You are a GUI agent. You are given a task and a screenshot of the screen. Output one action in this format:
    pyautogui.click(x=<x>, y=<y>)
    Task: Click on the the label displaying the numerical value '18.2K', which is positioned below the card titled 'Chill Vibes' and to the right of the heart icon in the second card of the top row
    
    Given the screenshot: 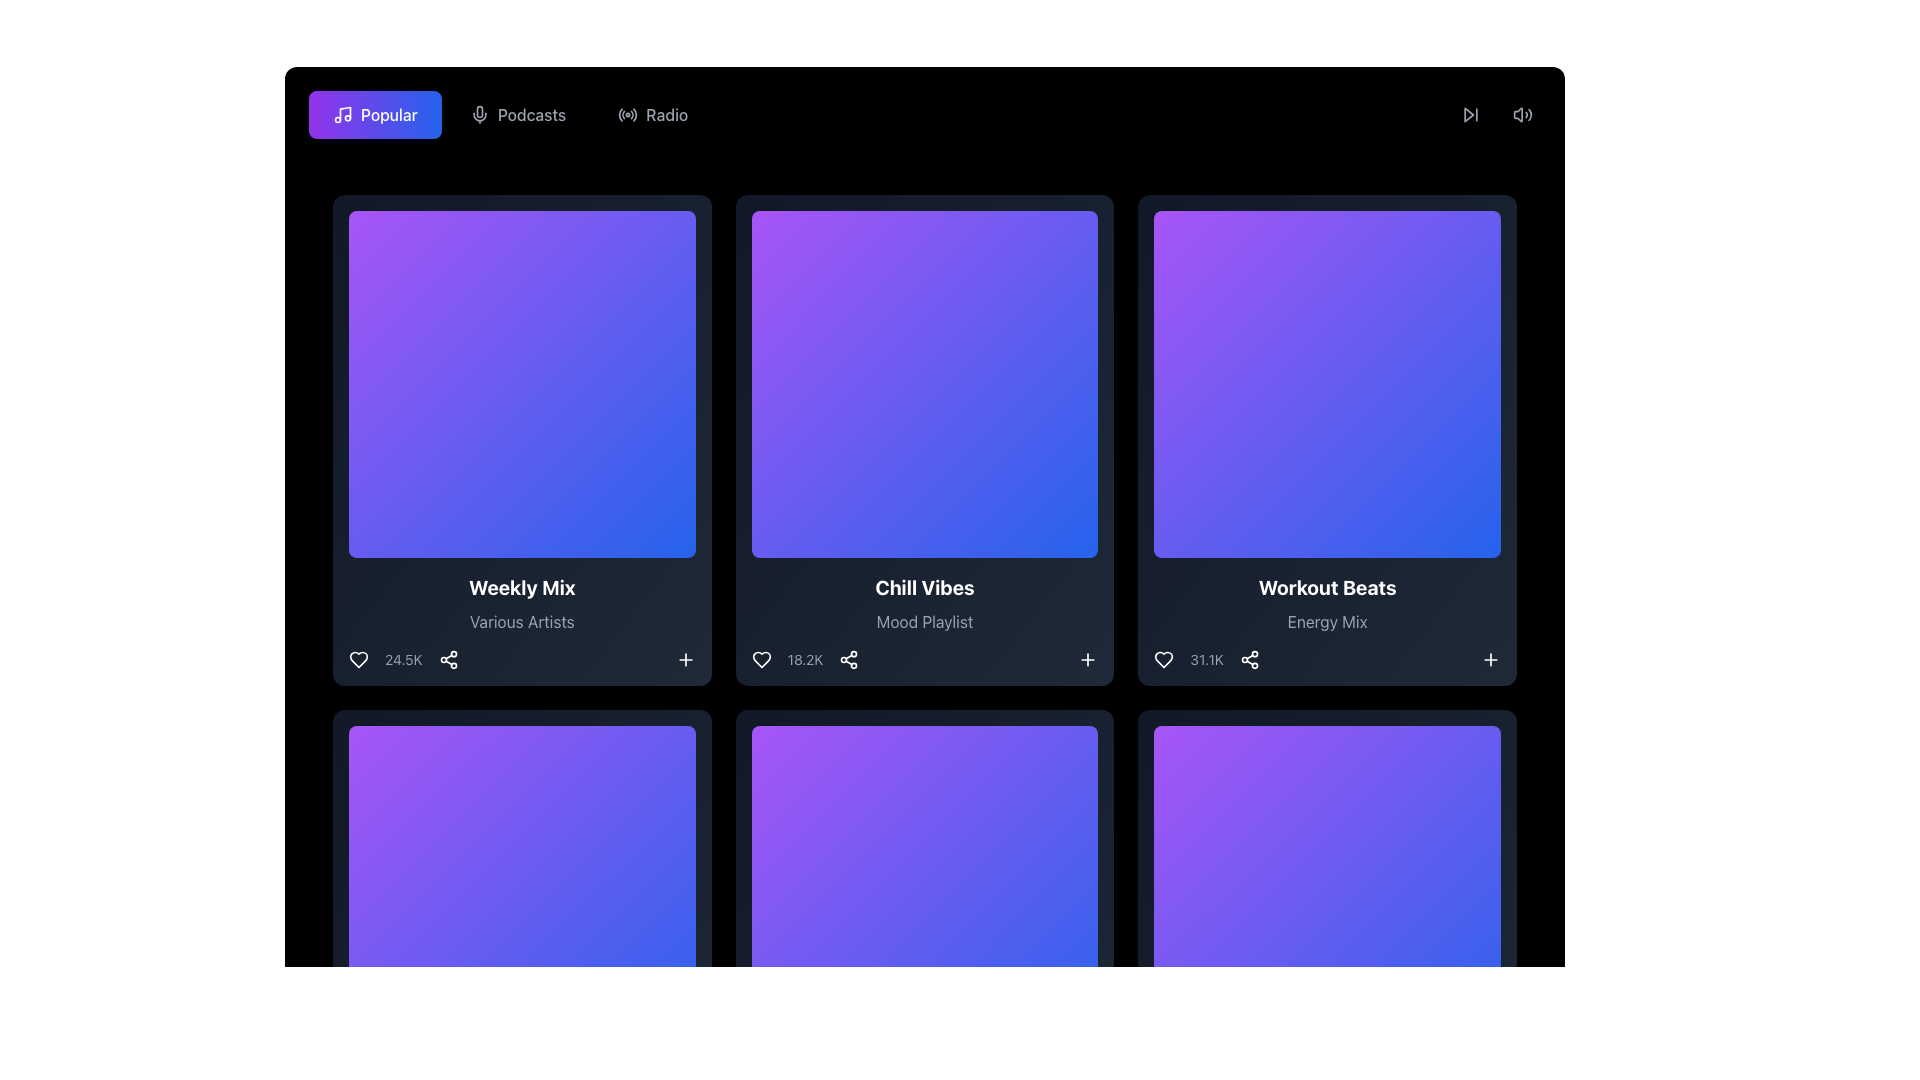 What is the action you would take?
    pyautogui.click(x=805, y=659)
    